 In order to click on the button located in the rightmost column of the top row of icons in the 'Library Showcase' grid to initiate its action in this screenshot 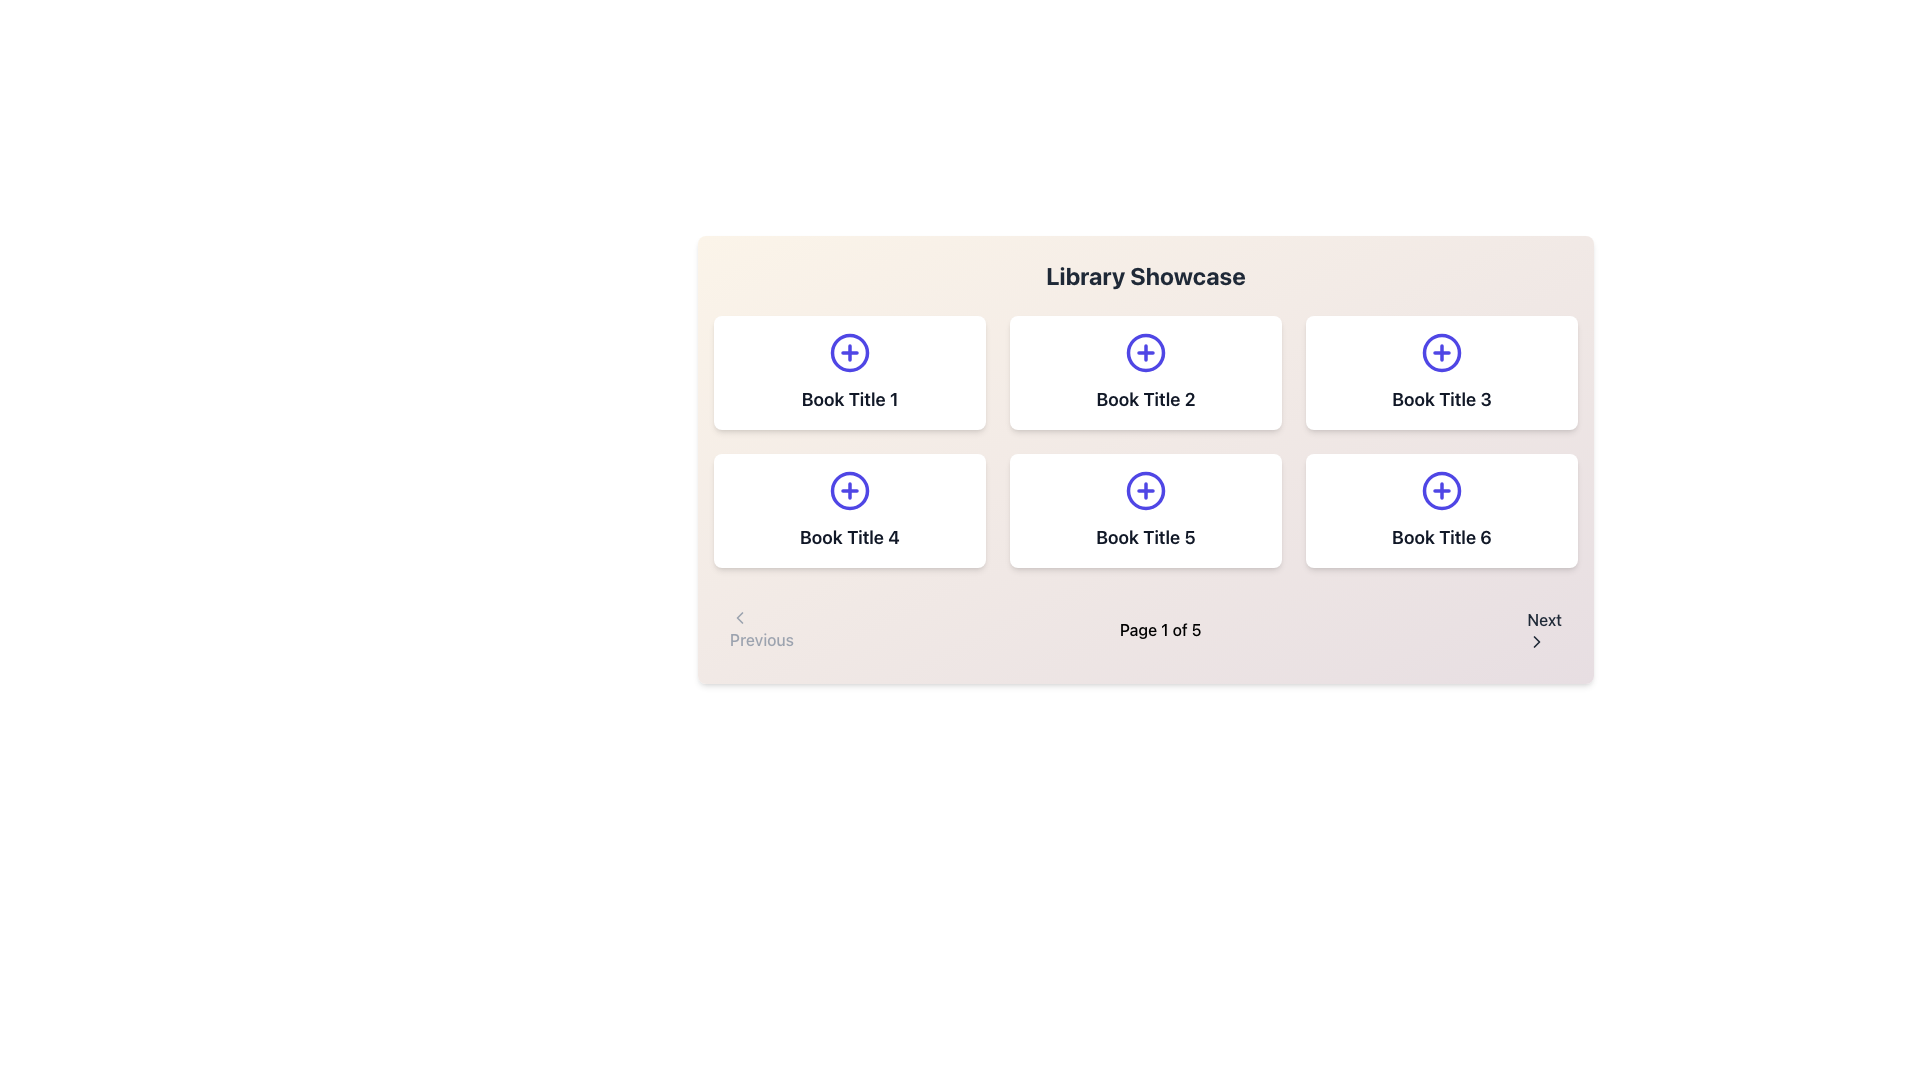, I will do `click(1441, 352)`.